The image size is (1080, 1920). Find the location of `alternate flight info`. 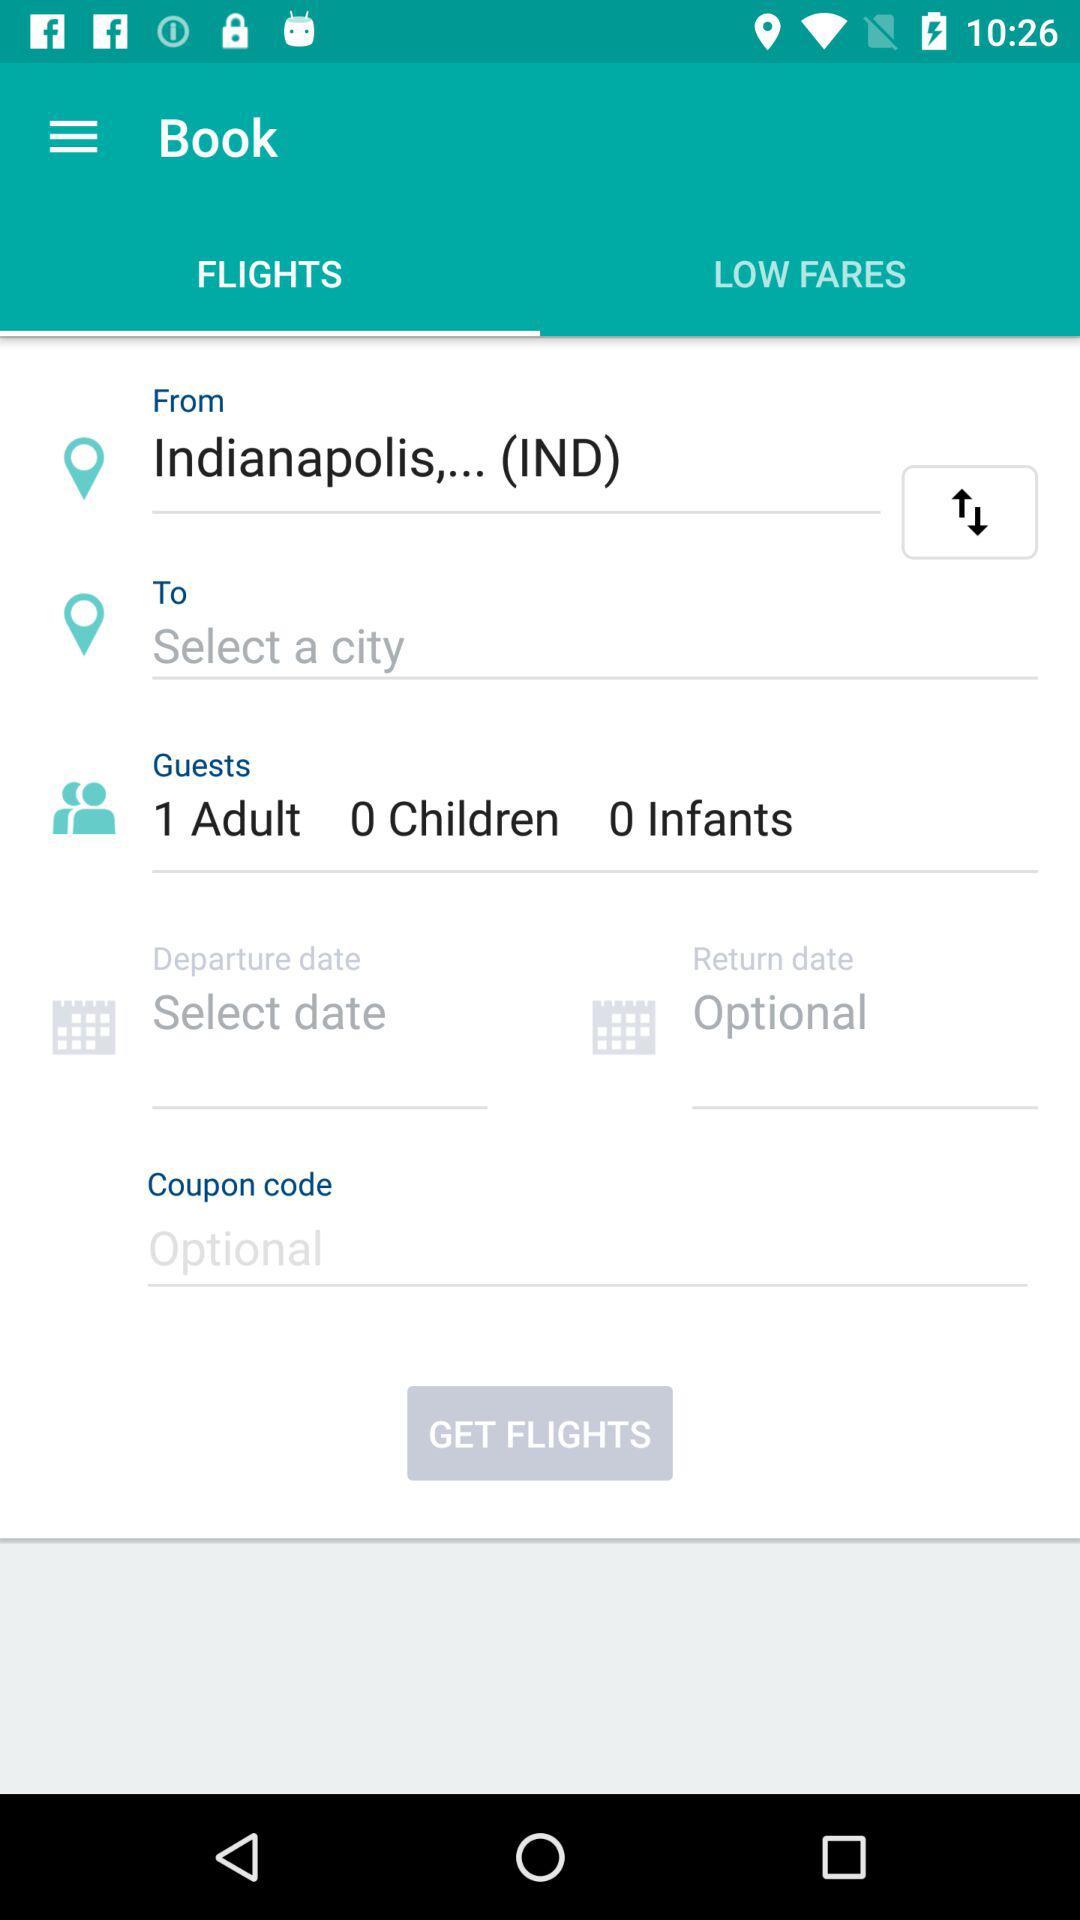

alternate flight info is located at coordinates (968, 512).